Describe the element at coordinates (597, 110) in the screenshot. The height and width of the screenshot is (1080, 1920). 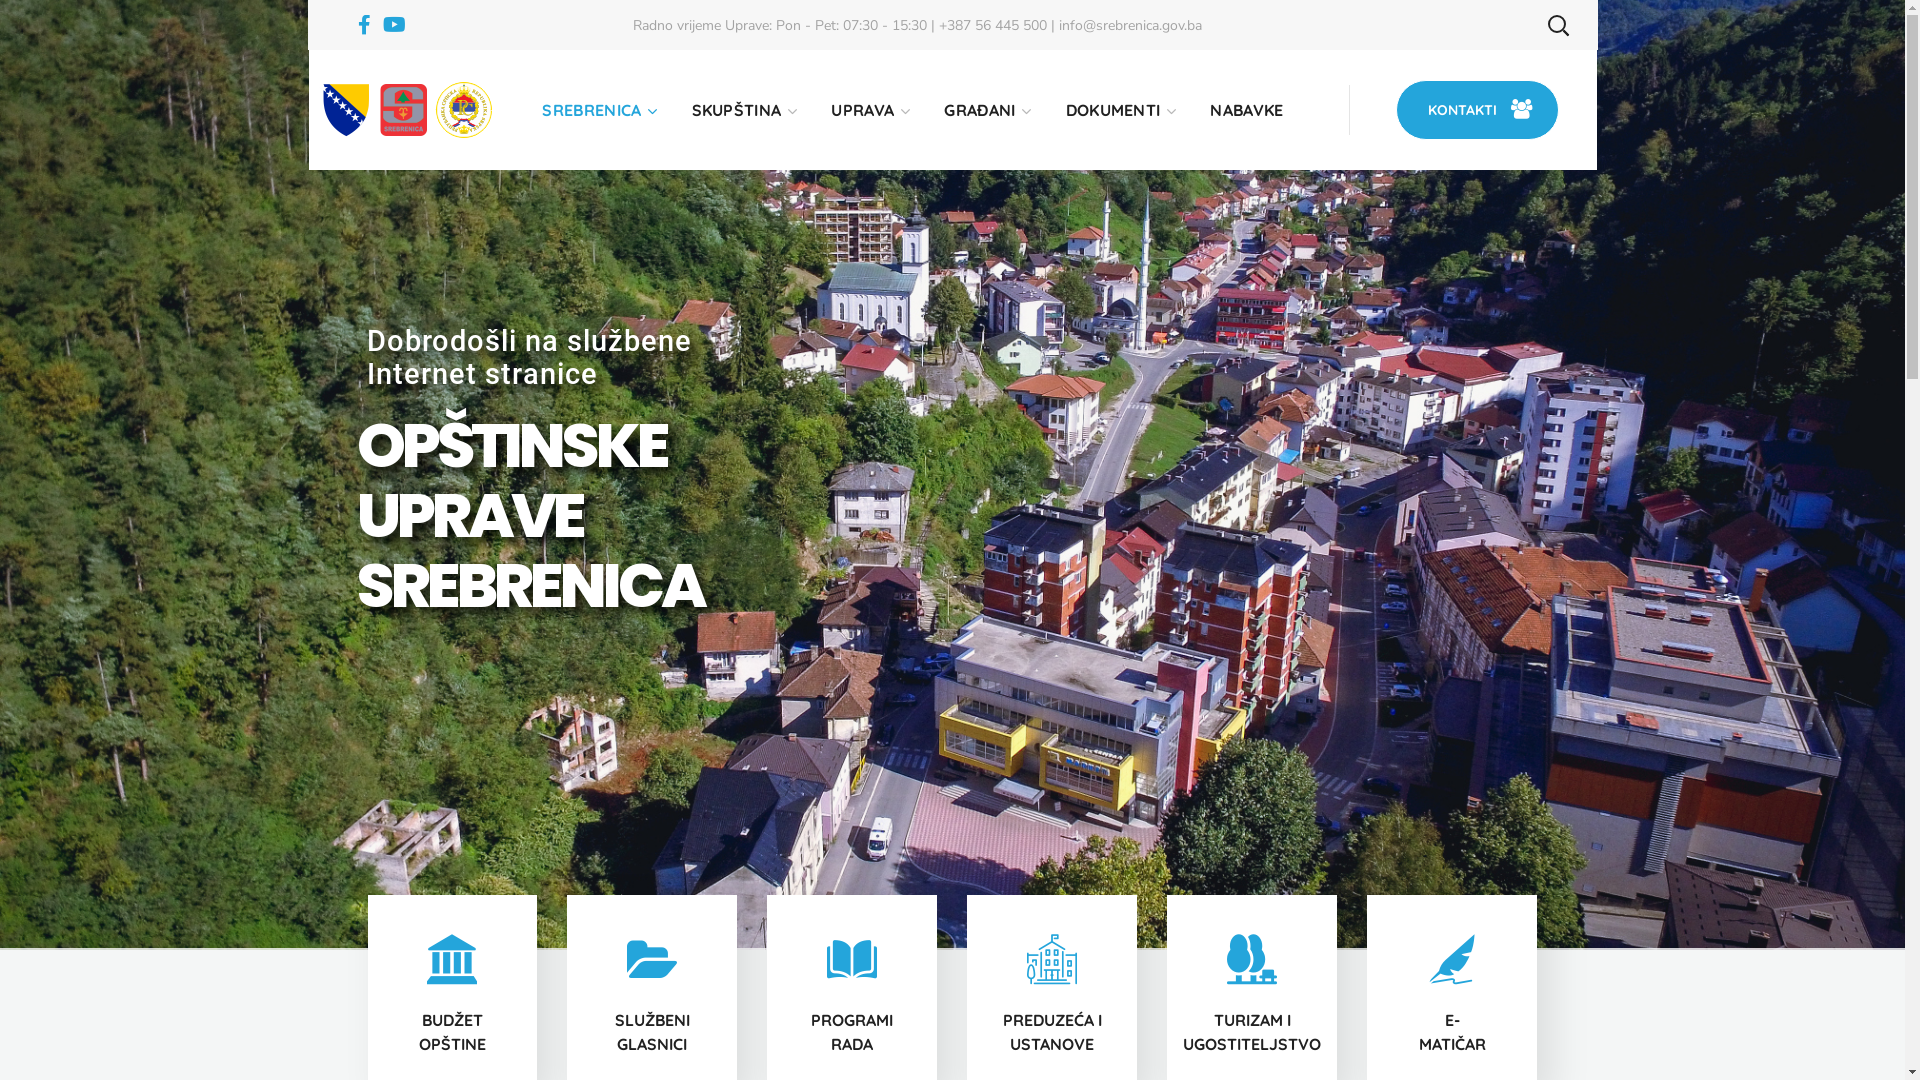
I see `'SREBRENICA'` at that location.